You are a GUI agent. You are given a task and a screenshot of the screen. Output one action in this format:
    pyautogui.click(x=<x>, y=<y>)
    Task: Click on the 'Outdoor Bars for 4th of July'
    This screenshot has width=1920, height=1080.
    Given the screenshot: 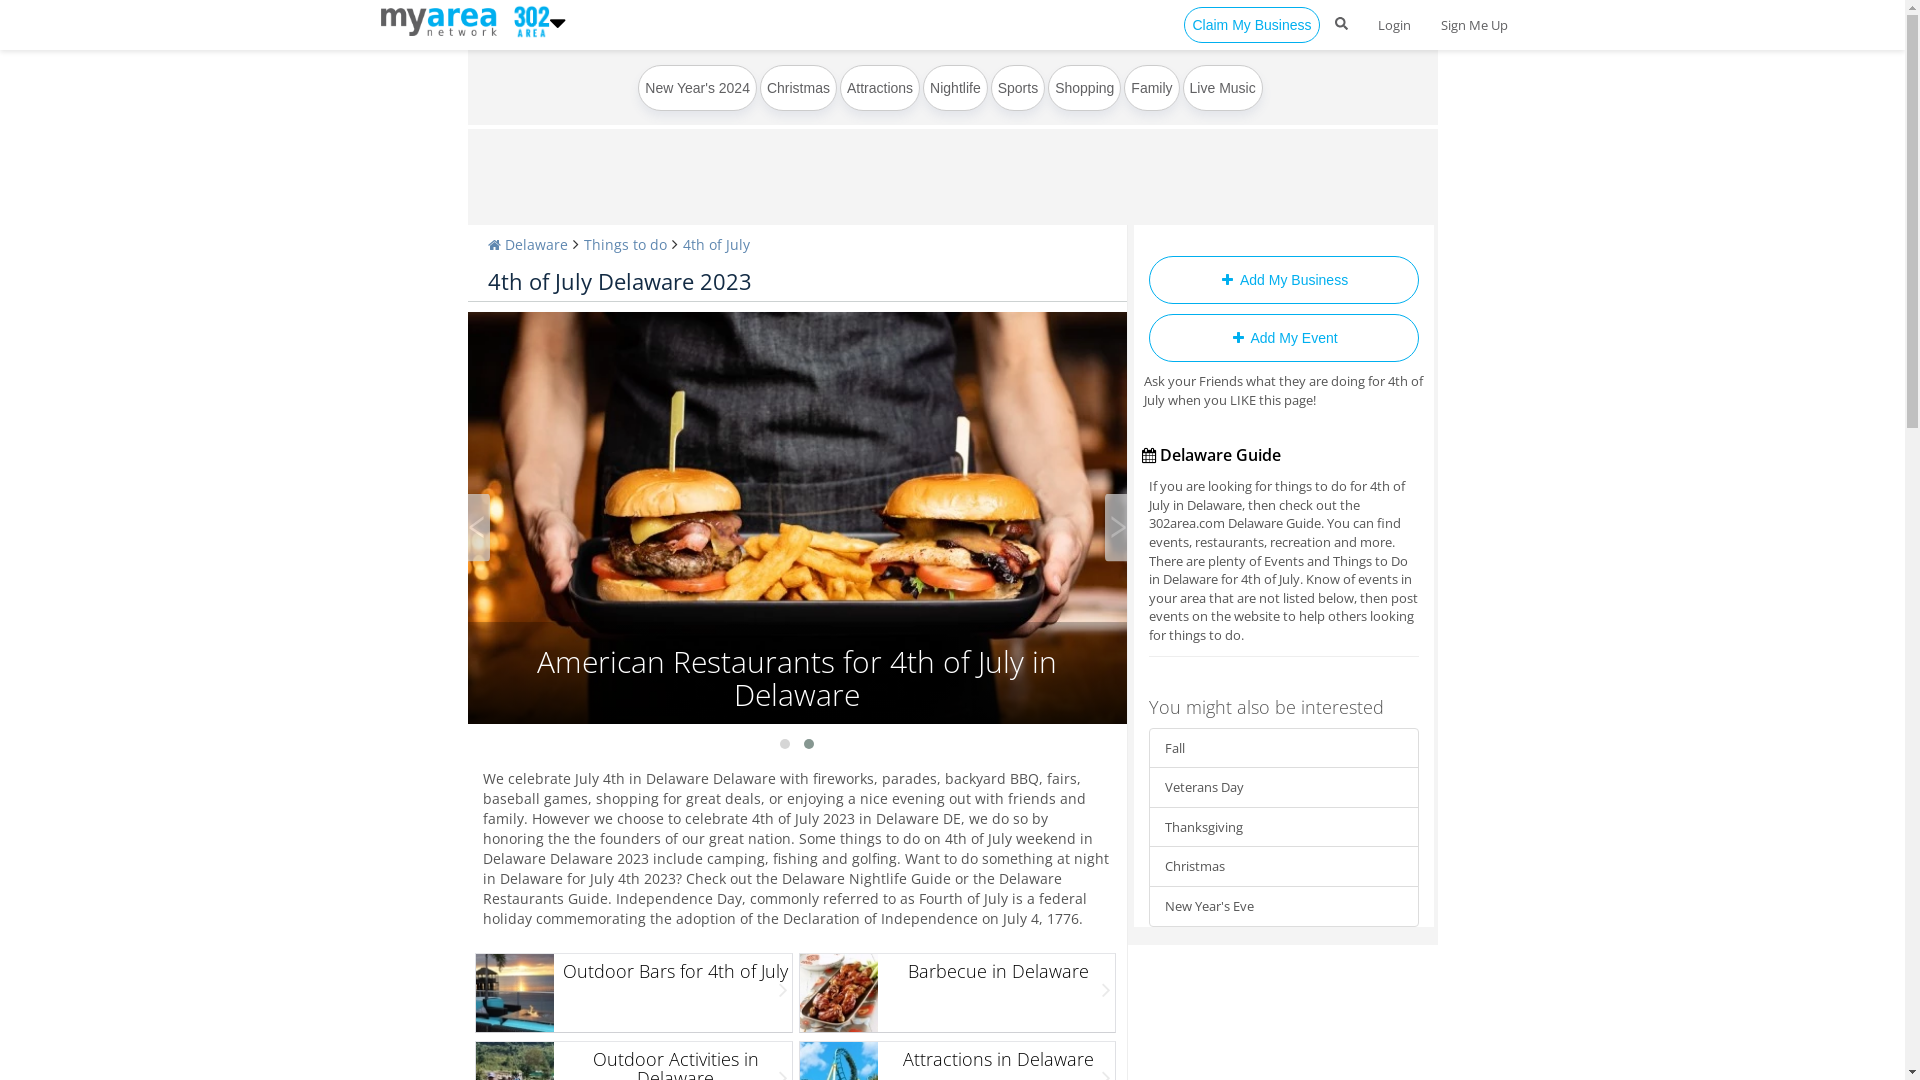 What is the action you would take?
    pyautogui.click(x=632, y=992)
    